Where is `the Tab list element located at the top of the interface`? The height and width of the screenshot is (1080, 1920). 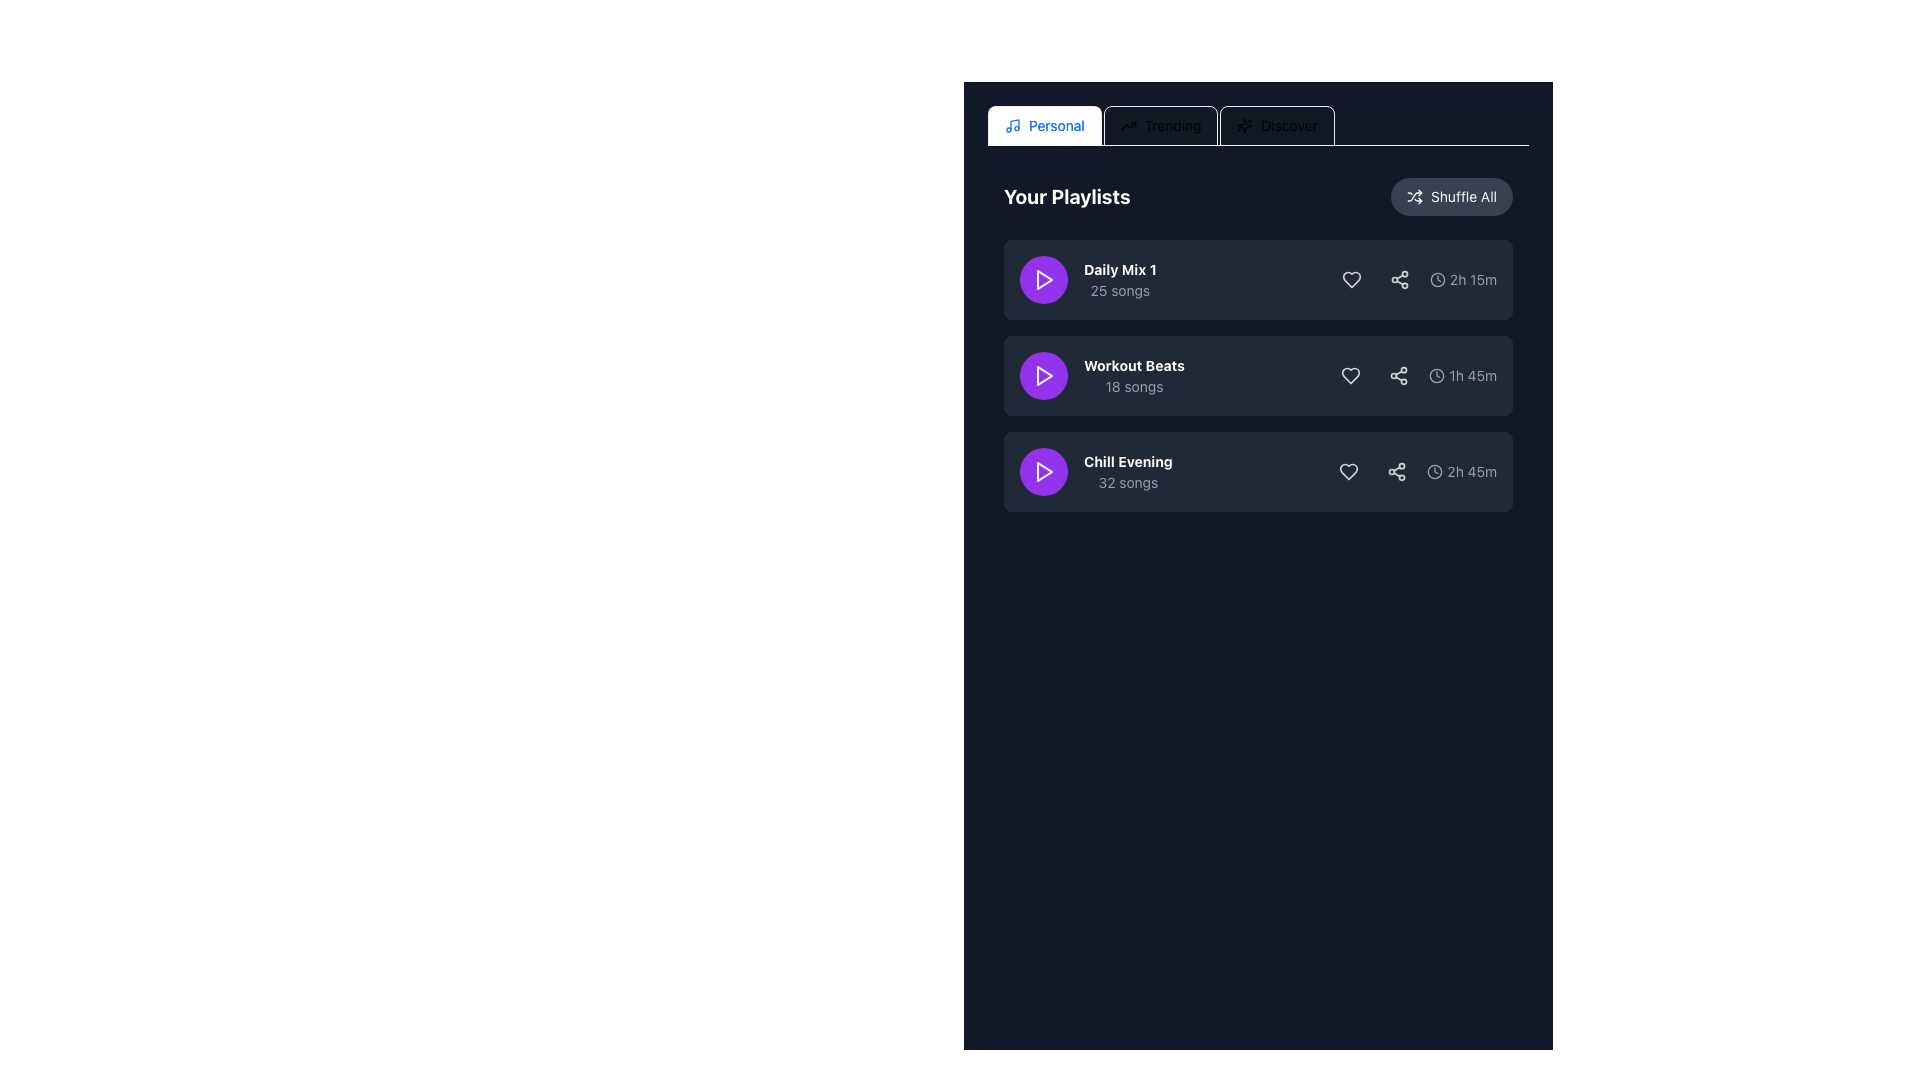 the Tab list element located at the top of the interface is located at coordinates (1257, 126).